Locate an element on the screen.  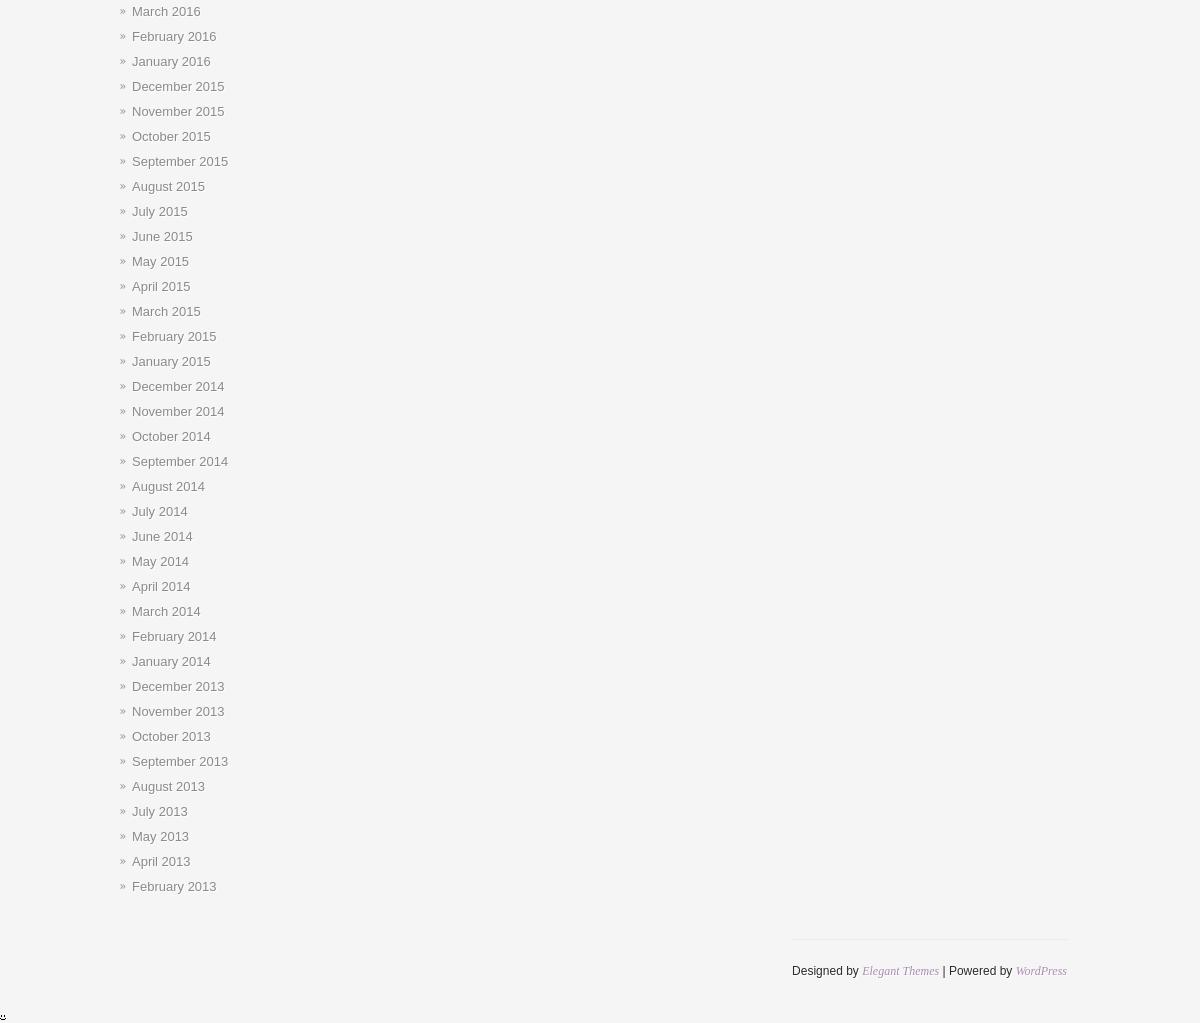
'July 2014' is located at coordinates (158, 511).